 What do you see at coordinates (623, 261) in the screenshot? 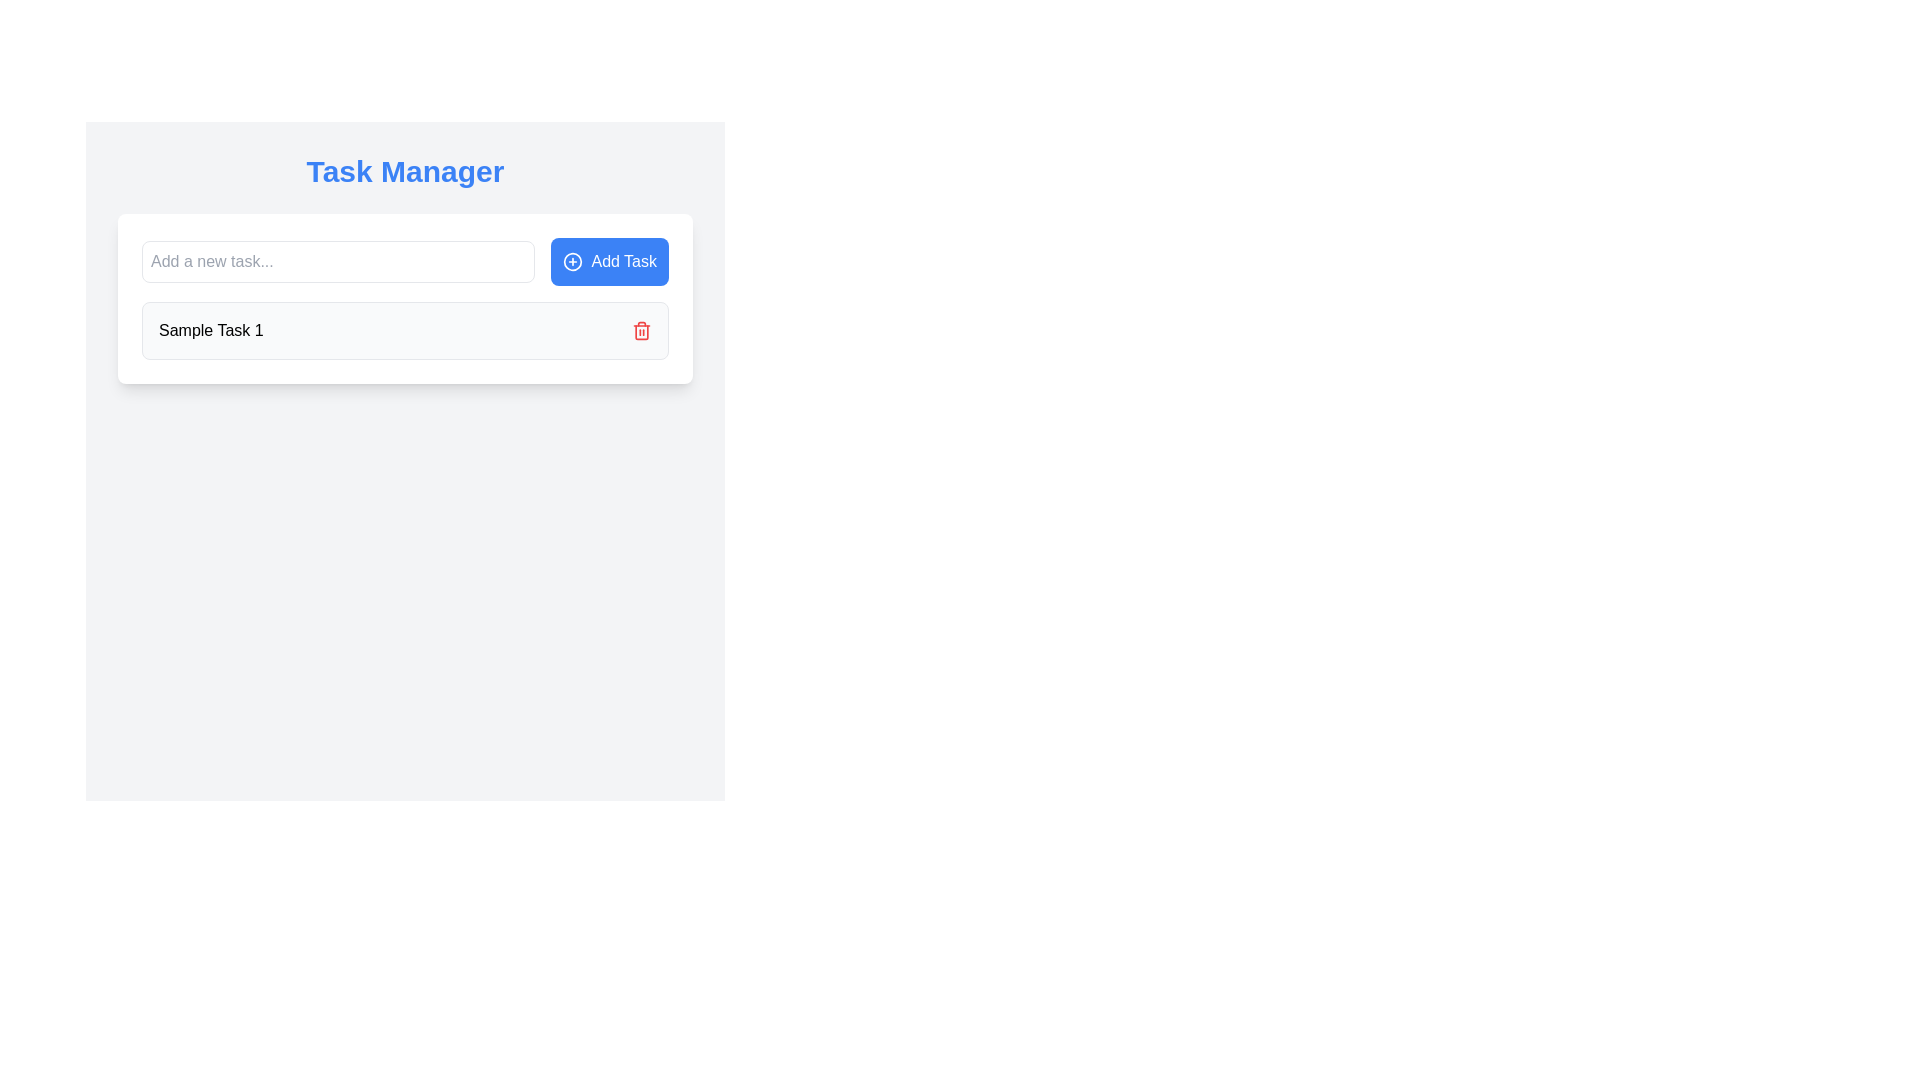
I see `the 'Add Task' text label, which is styled with a white font color and positioned inside a blue button on the right side of the task input section` at bounding box center [623, 261].